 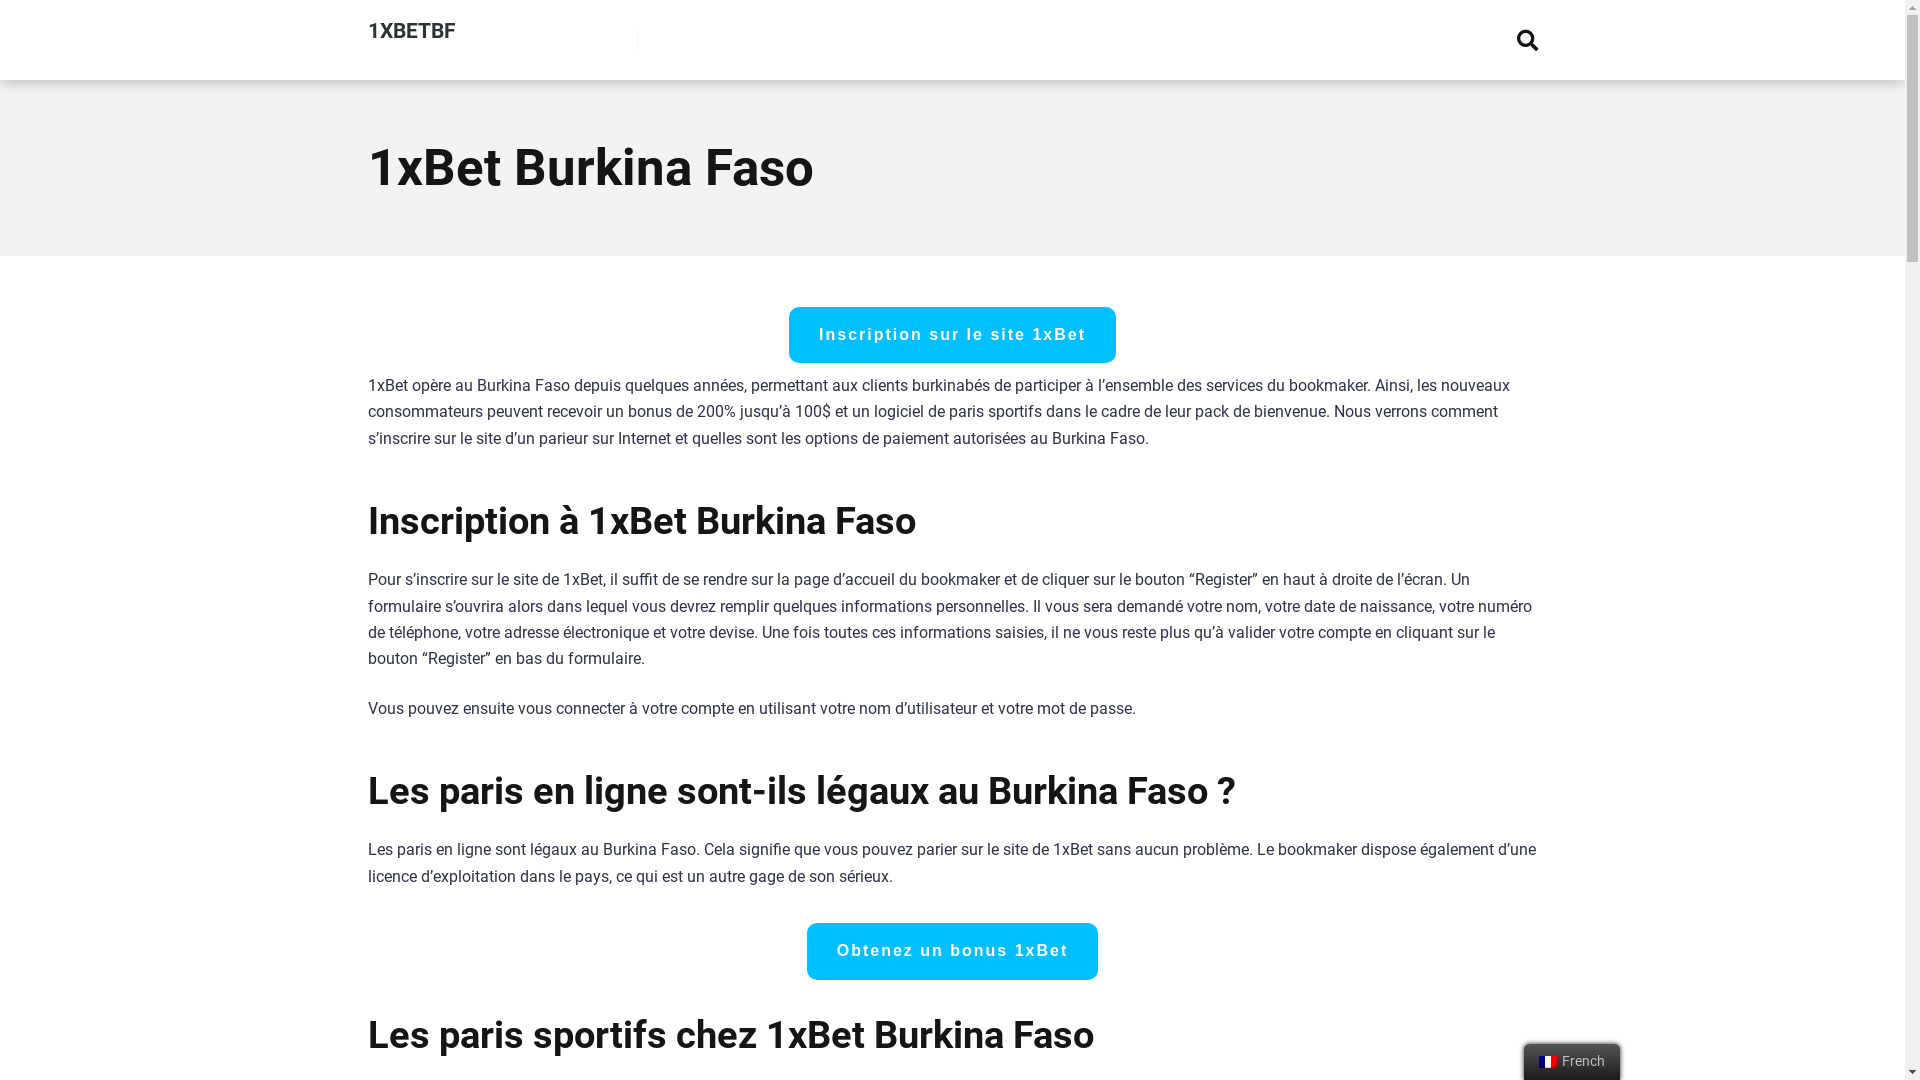 What do you see at coordinates (1546, 1060) in the screenshot?
I see `'French'` at bounding box center [1546, 1060].